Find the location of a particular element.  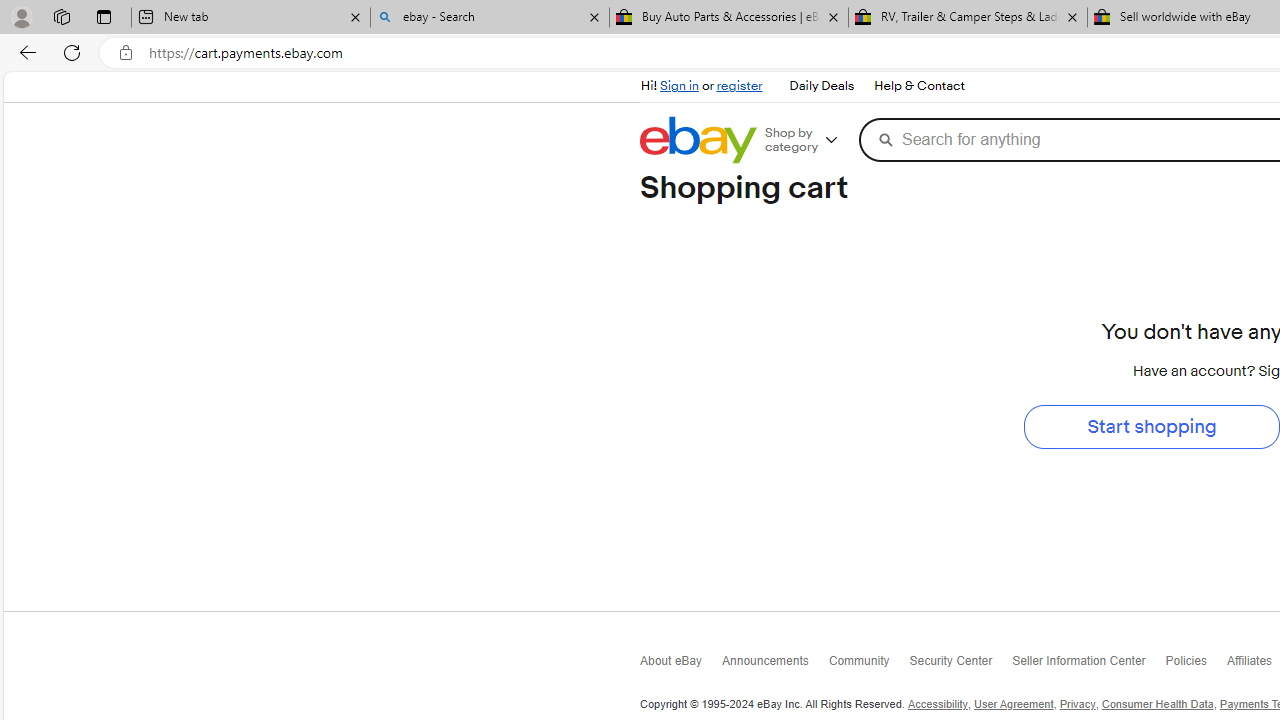

'Daily Deals' is located at coordinates (821, 86).